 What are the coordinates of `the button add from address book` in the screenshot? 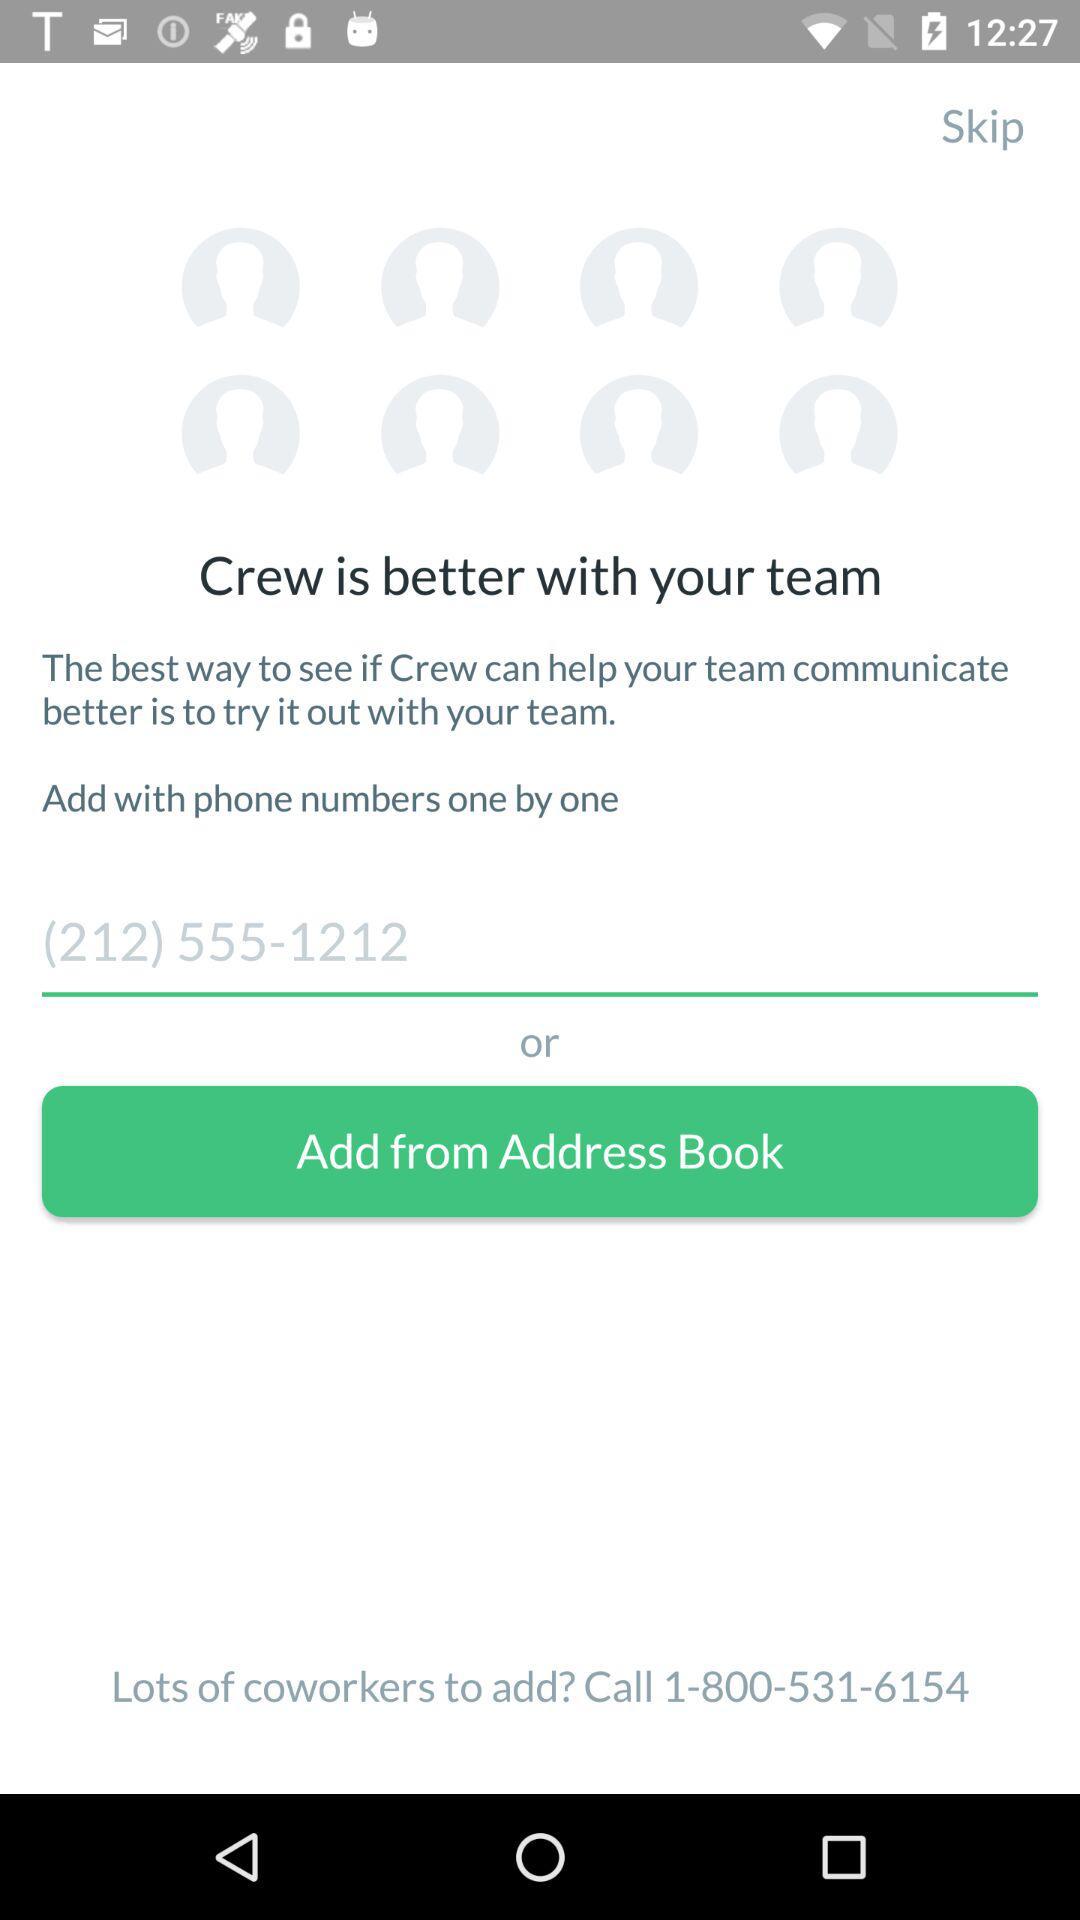 It's located at (540, 1151).